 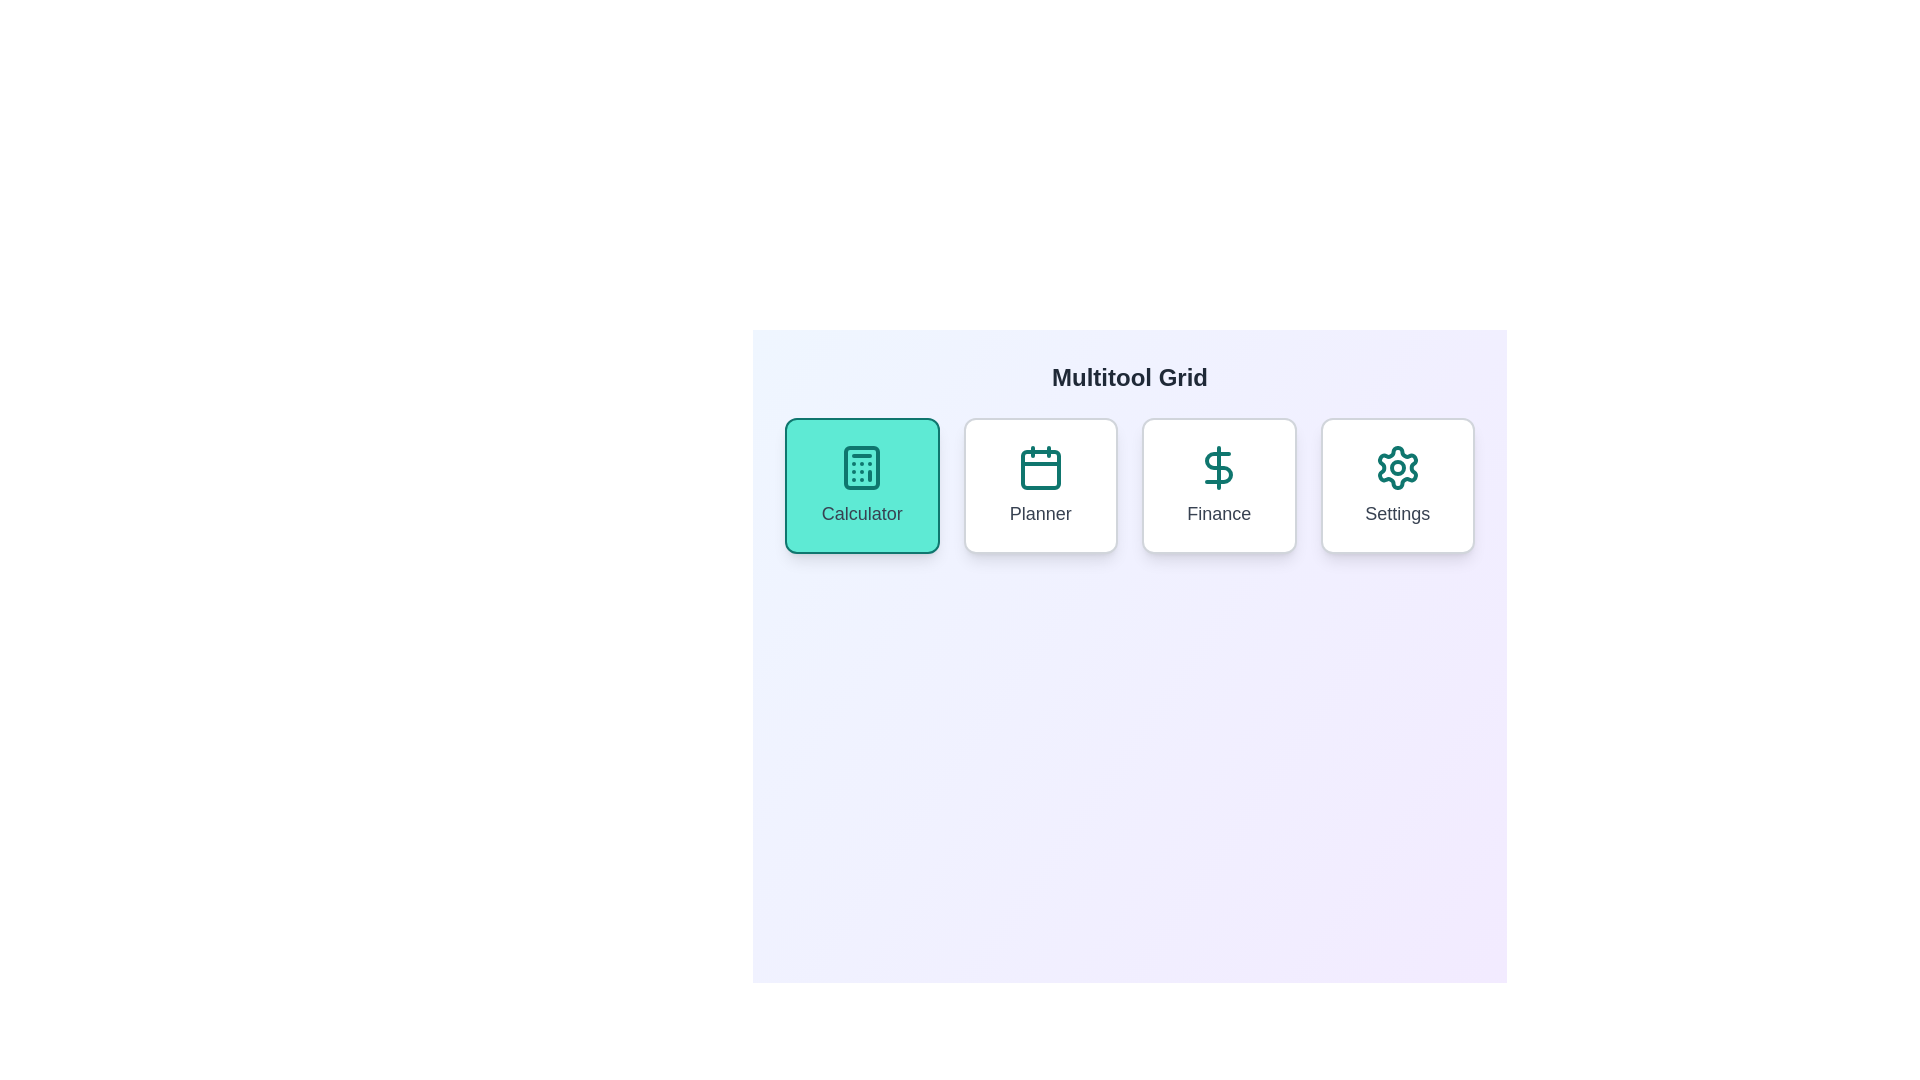 I want to click on the settings card, which has a white background, rounded border, gear icon in teal, and 'Settings' text in gray, located in the bottom-right corner of the grid layout, so click(x=1396, y=486).